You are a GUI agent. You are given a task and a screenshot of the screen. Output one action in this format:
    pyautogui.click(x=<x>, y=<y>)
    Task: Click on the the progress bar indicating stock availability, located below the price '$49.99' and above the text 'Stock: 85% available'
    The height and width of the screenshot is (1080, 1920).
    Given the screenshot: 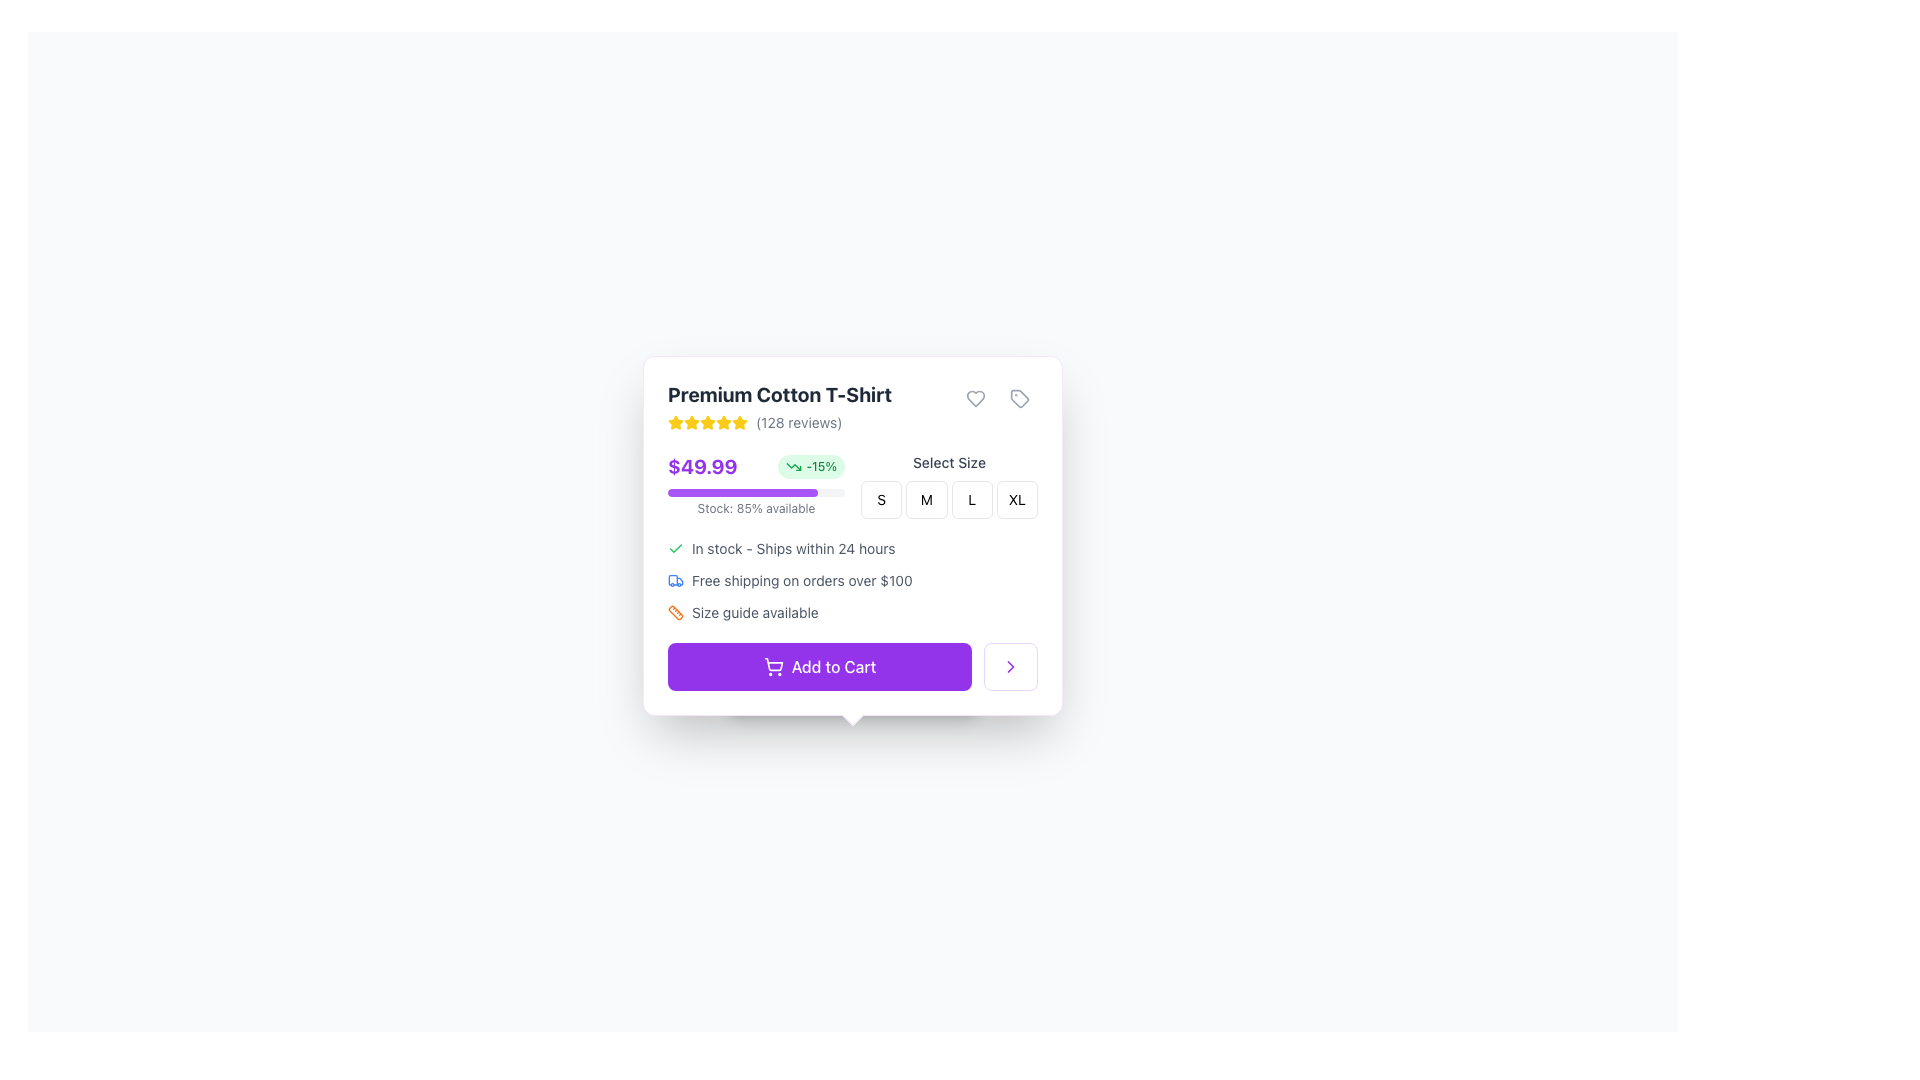 What is the action you would take?
    pyautogui.click(x=755, y=493)
    